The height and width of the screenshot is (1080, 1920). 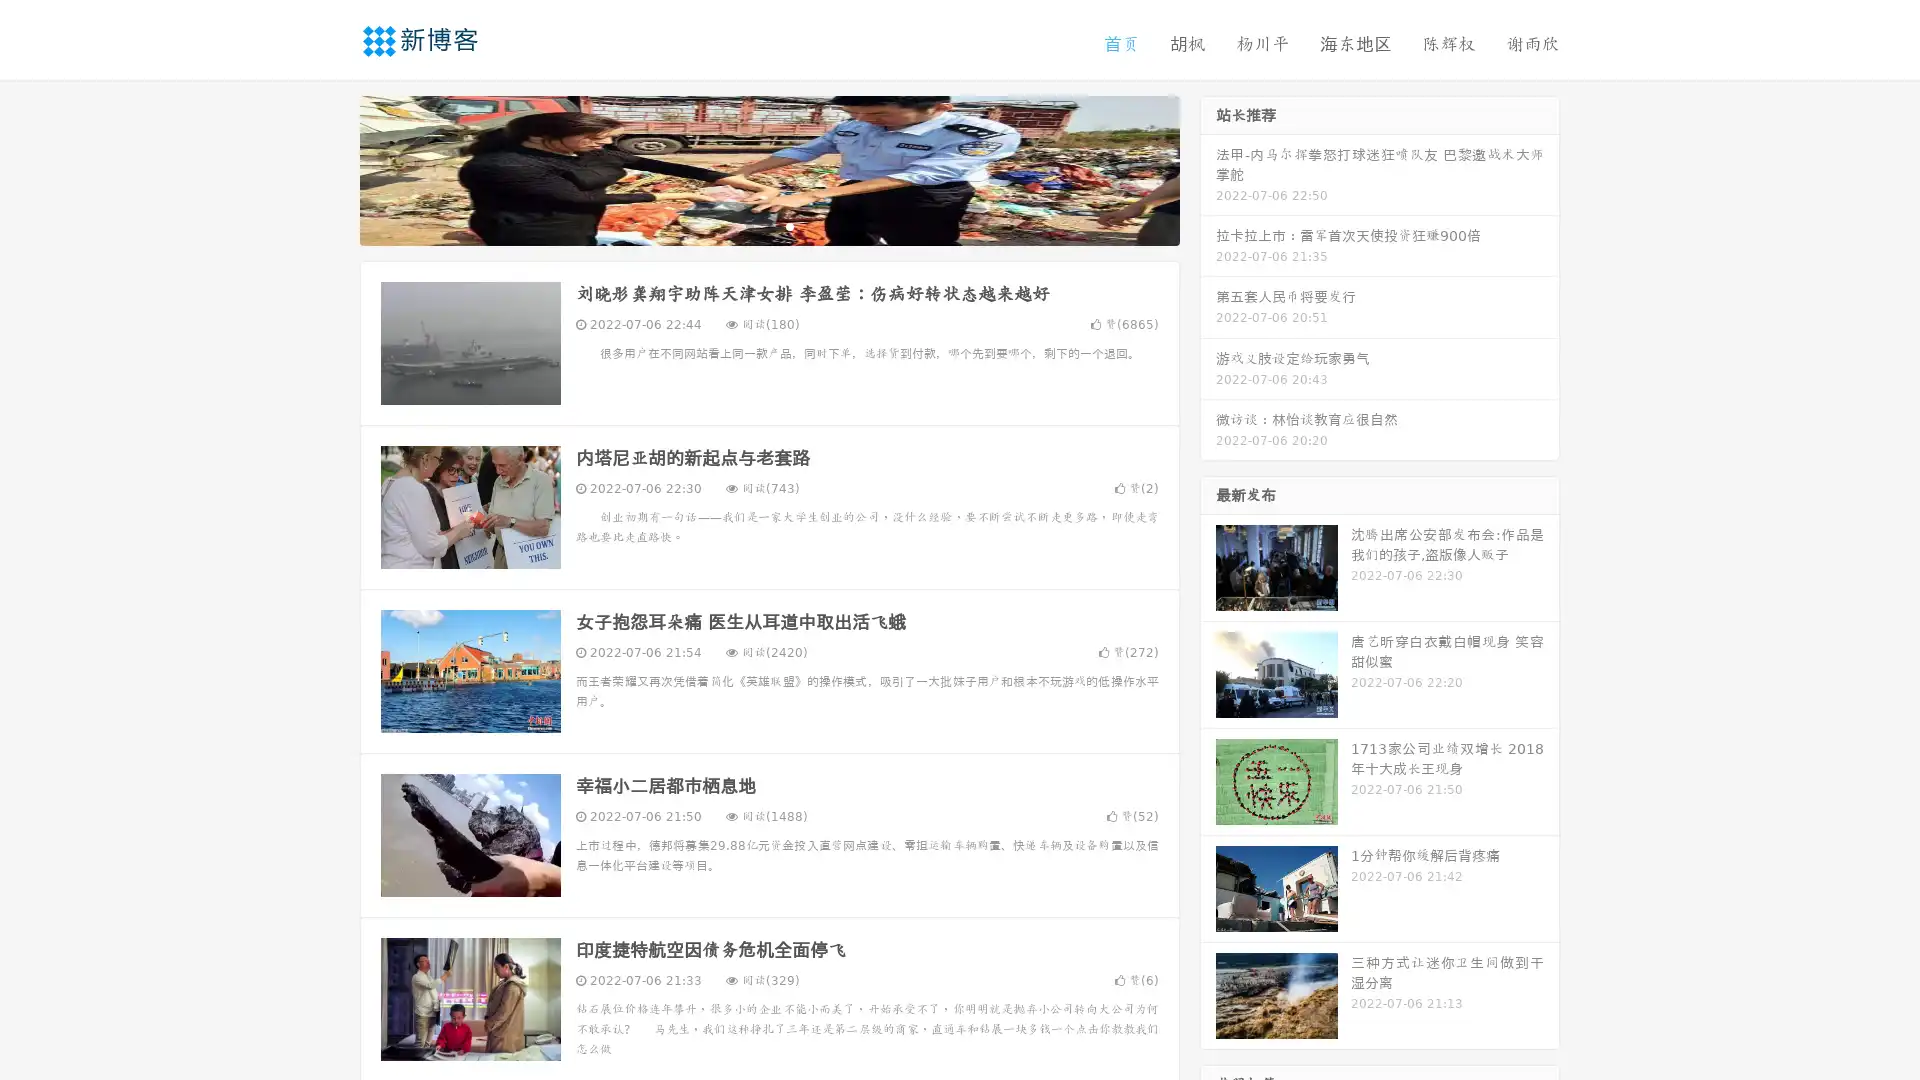 I want to click on Next slide, so click(x=1208, y=168).